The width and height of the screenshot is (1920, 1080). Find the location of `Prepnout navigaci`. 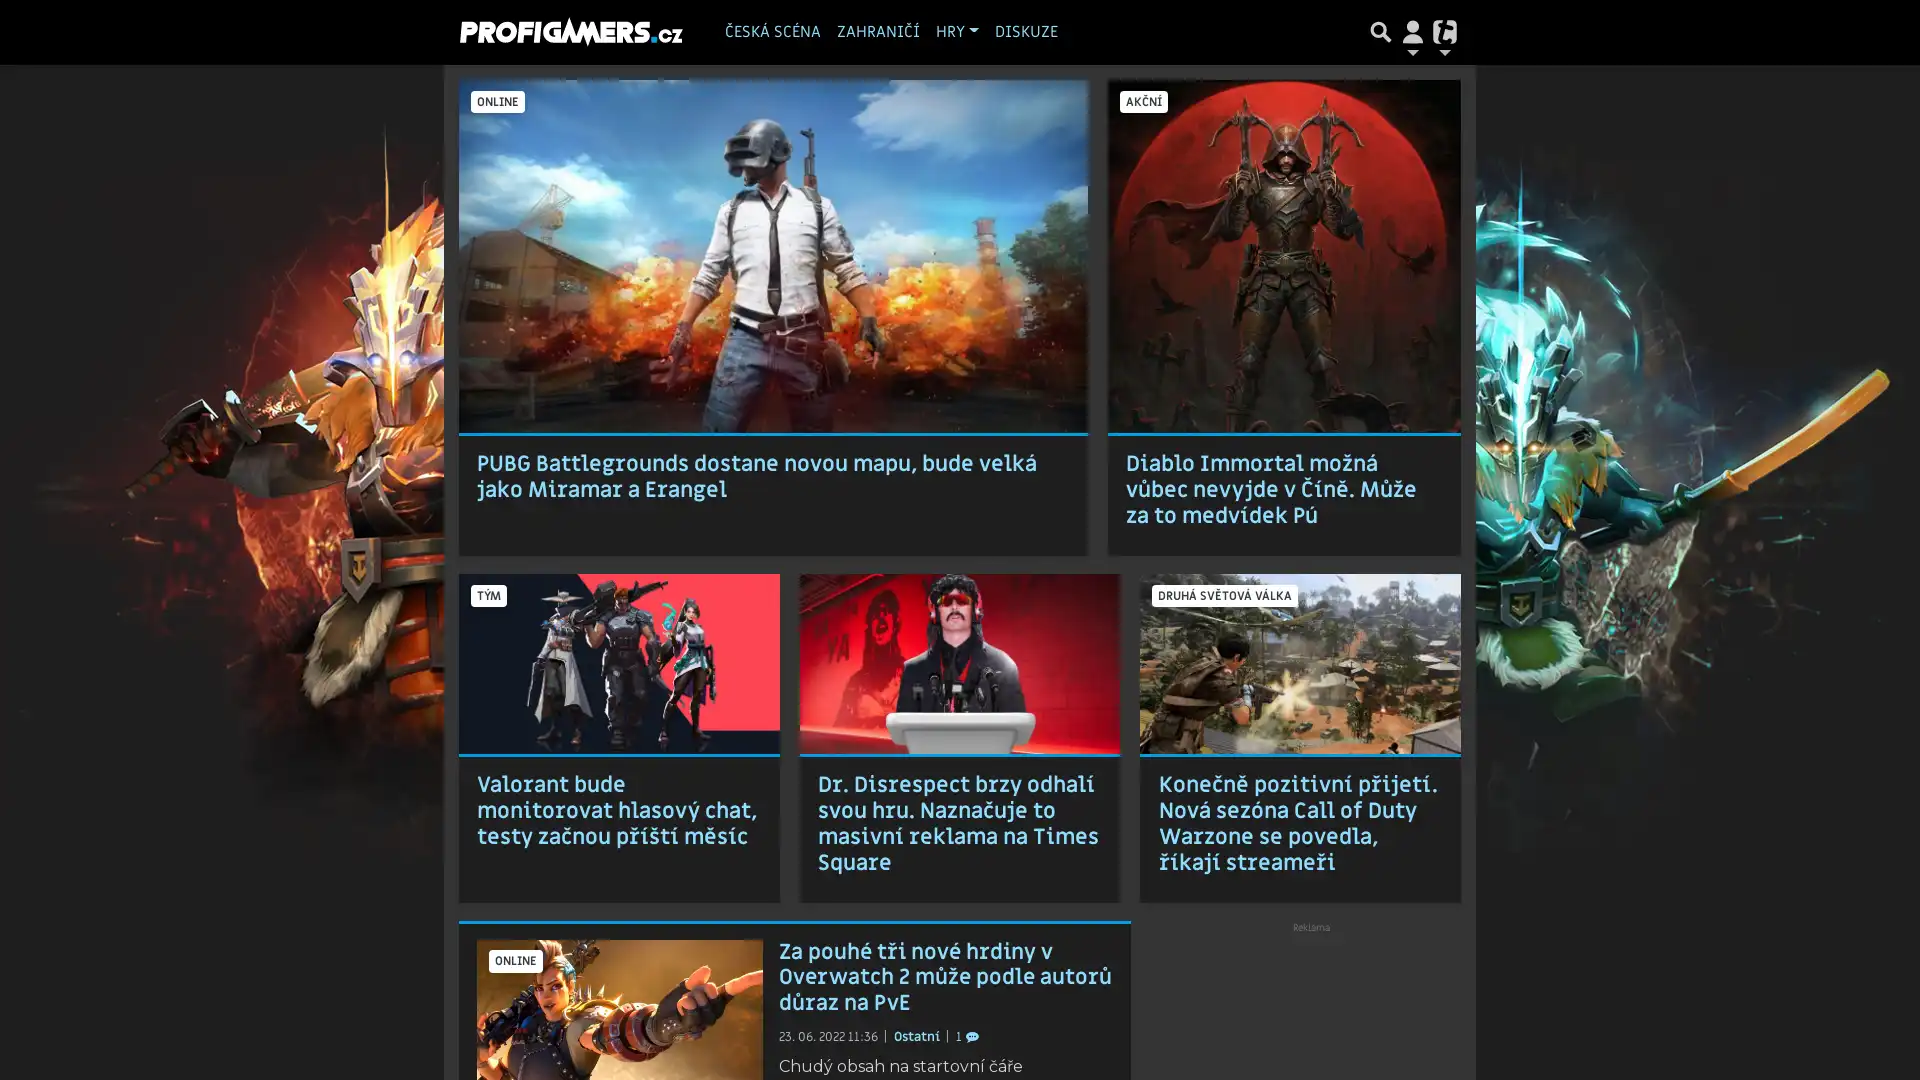

Prepnout navigaci is located at coordinates (1444, 31).